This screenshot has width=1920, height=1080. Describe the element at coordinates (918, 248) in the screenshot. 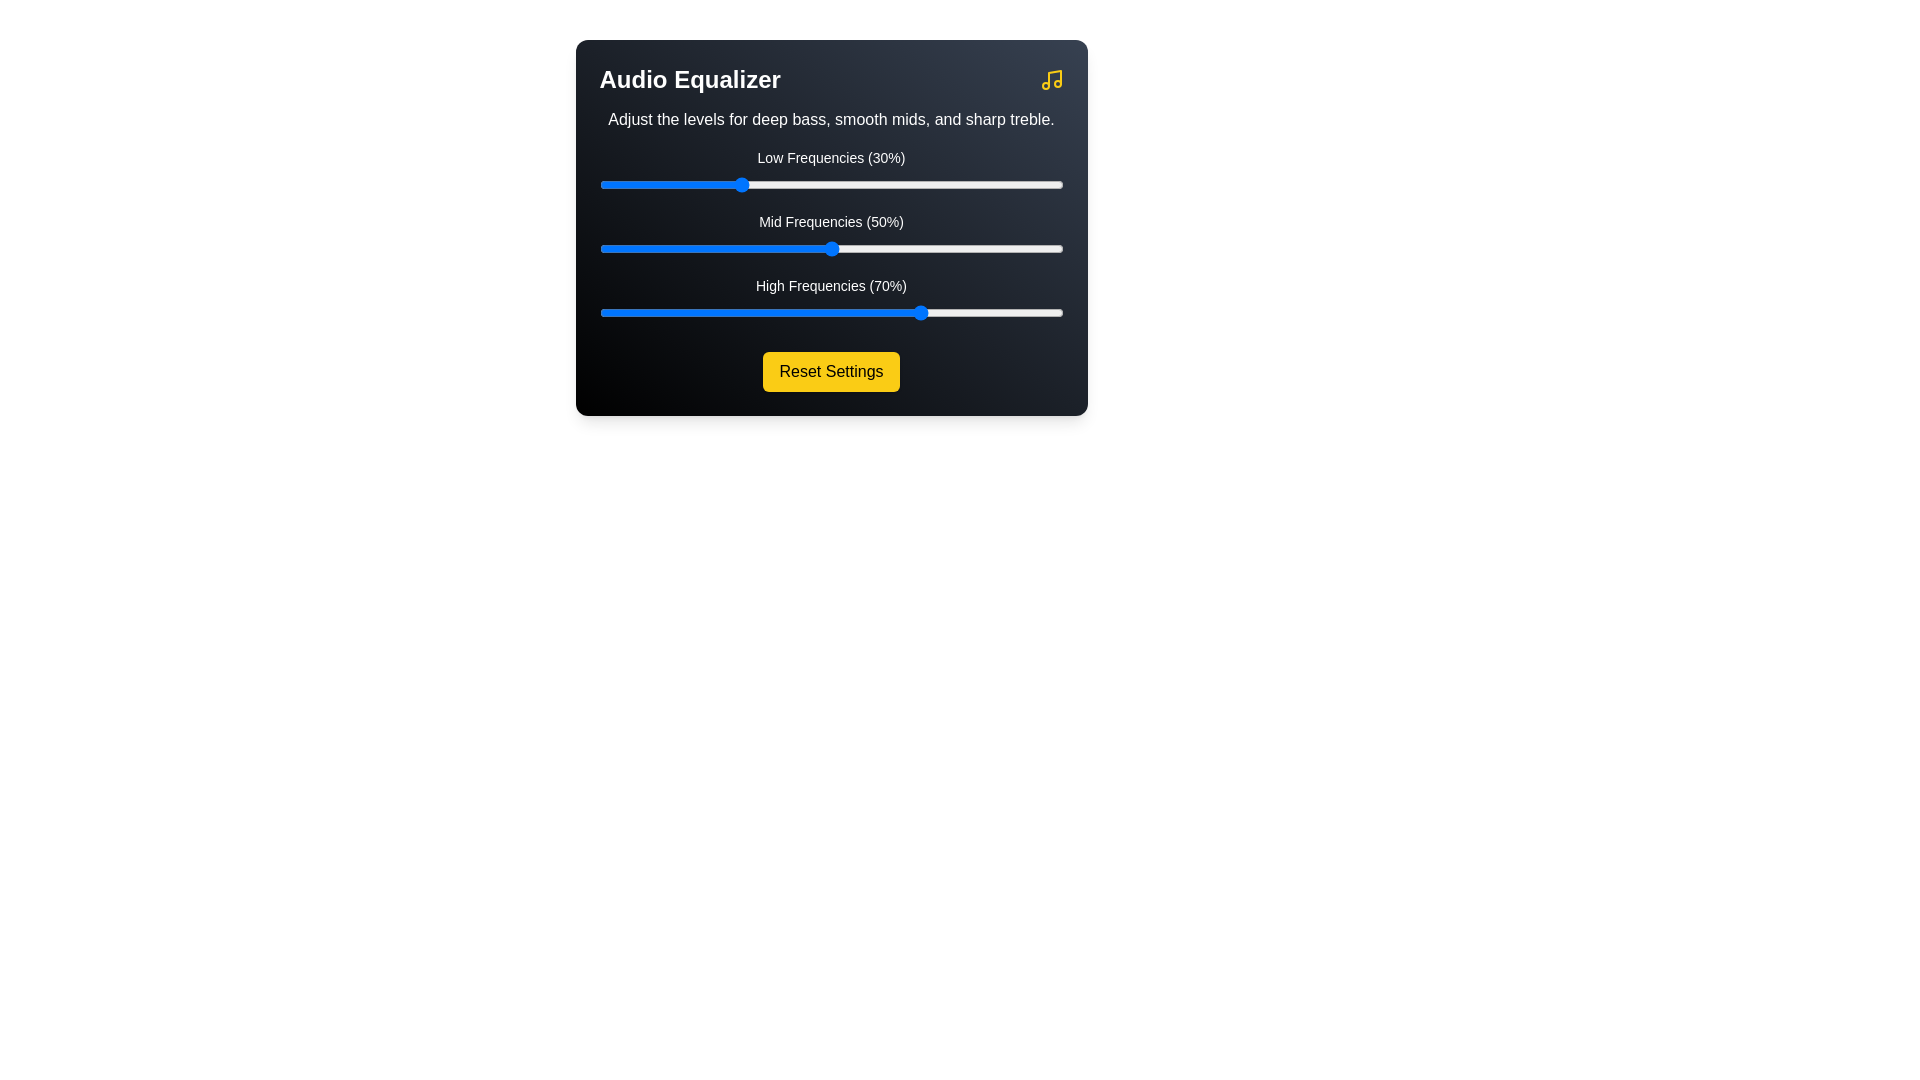

I see `the mid frequency slider to 69%` at that location.